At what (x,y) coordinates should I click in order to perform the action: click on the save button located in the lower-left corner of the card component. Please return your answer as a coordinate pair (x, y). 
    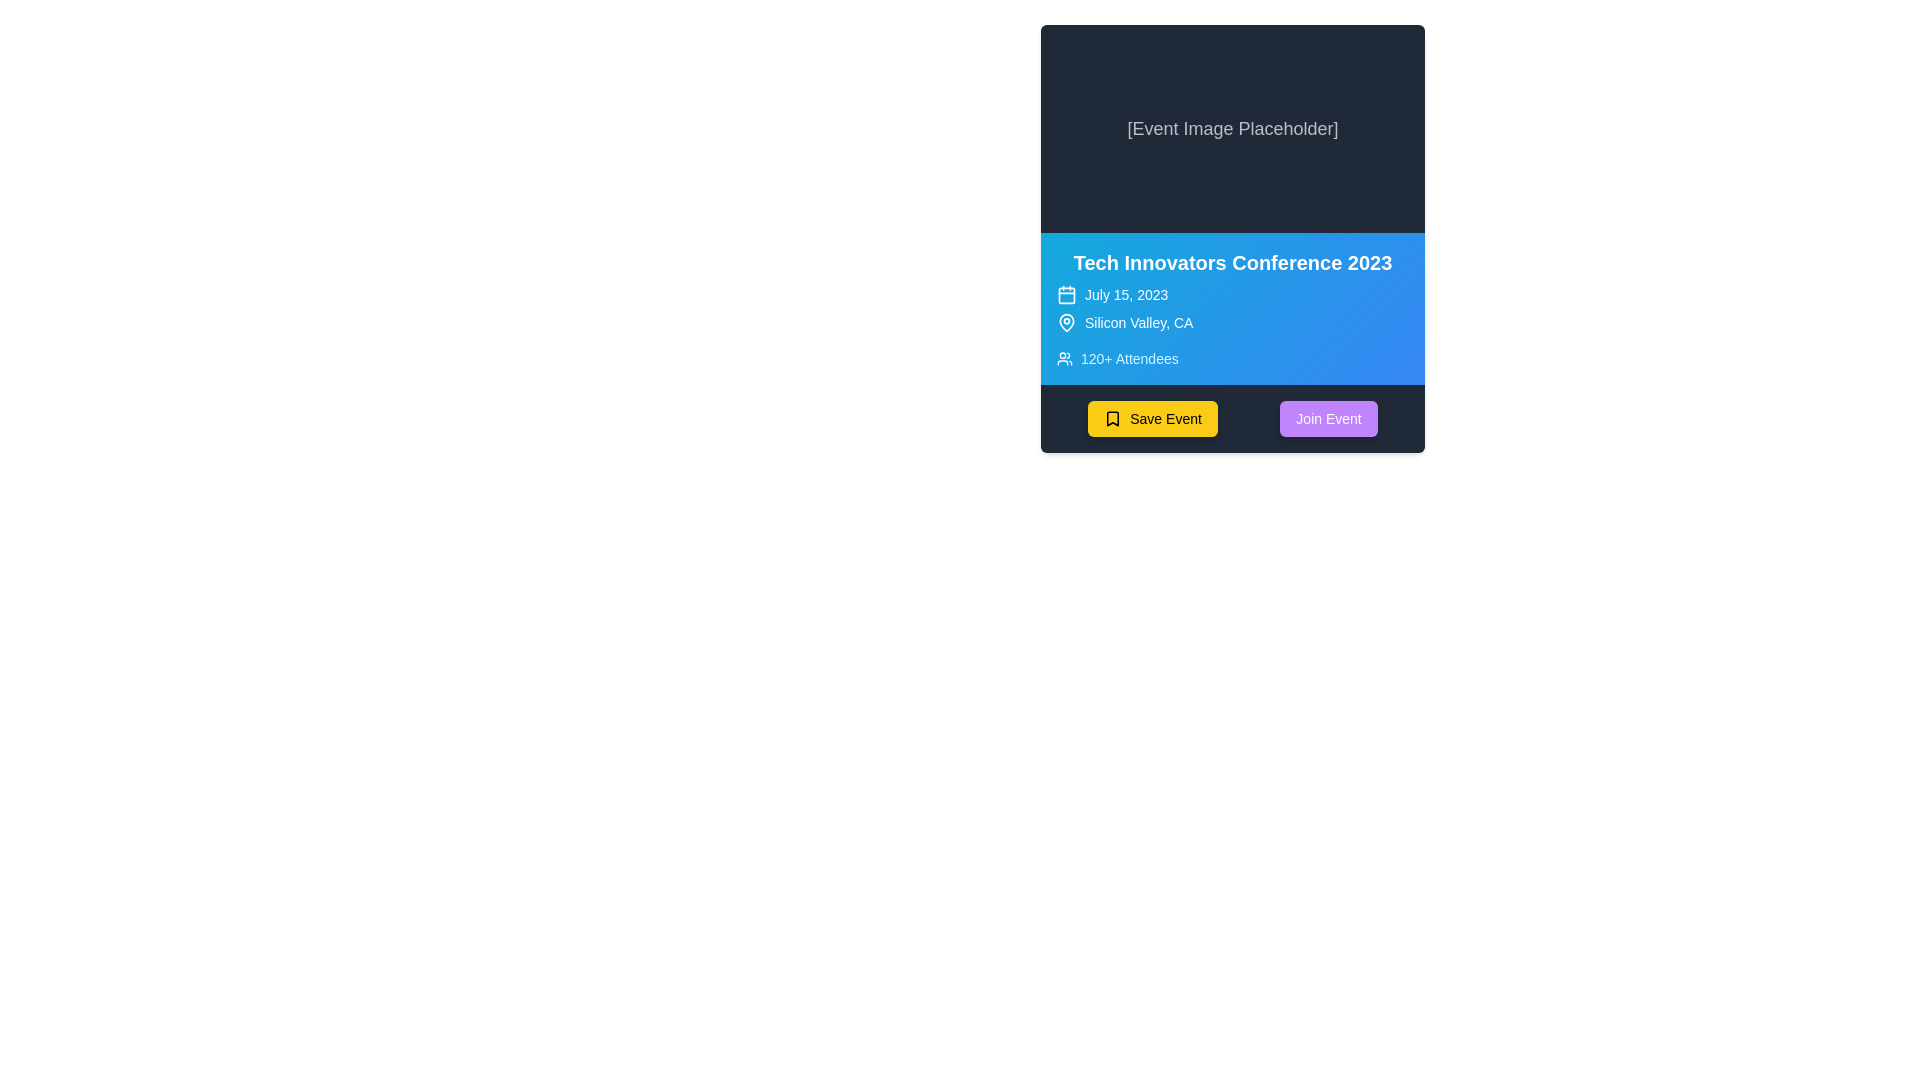
    Looking at the image, I should click on (1152, 418).